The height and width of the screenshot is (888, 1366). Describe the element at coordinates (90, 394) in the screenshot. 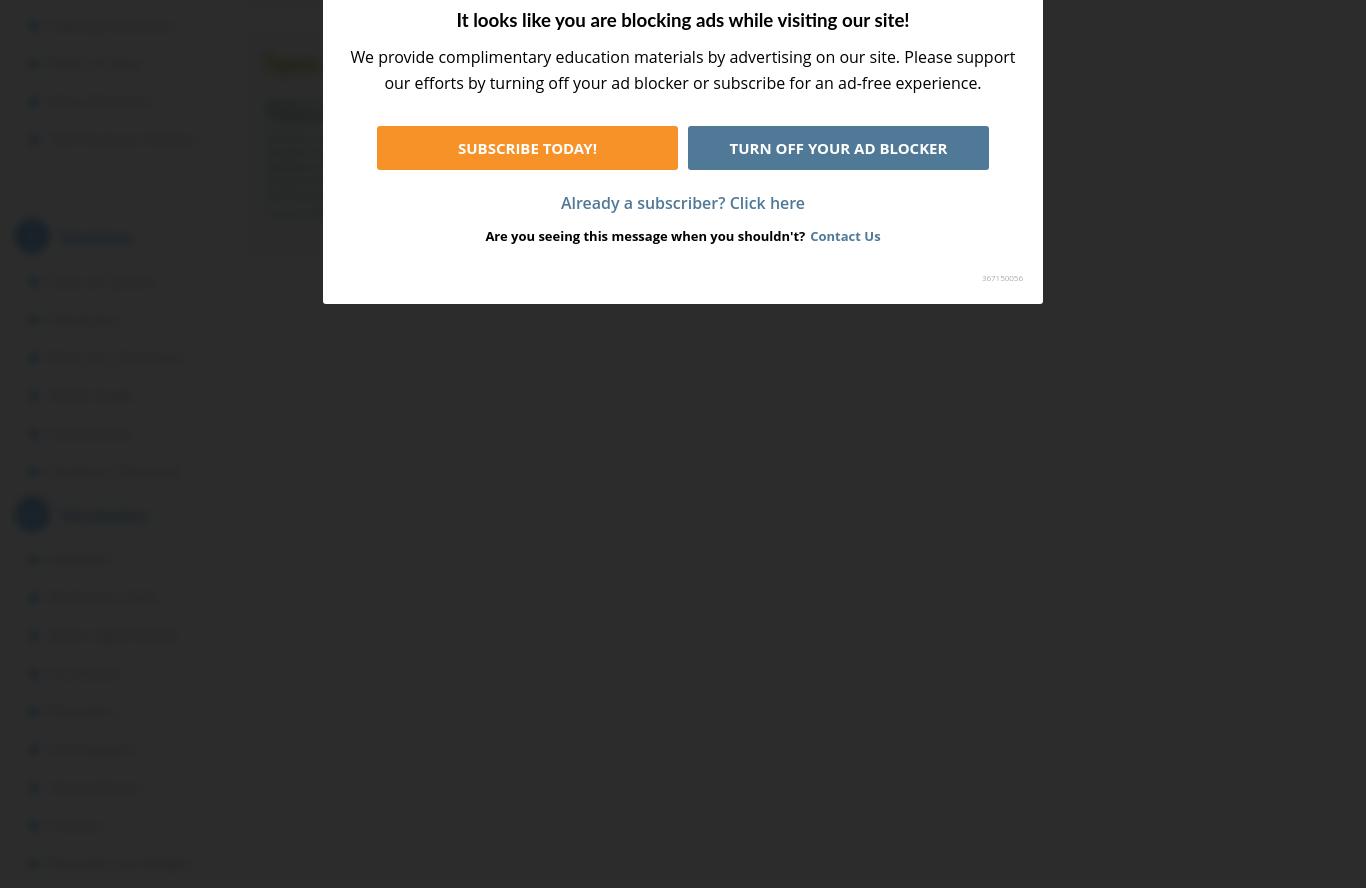

I see `'Word Usage'` at that location.